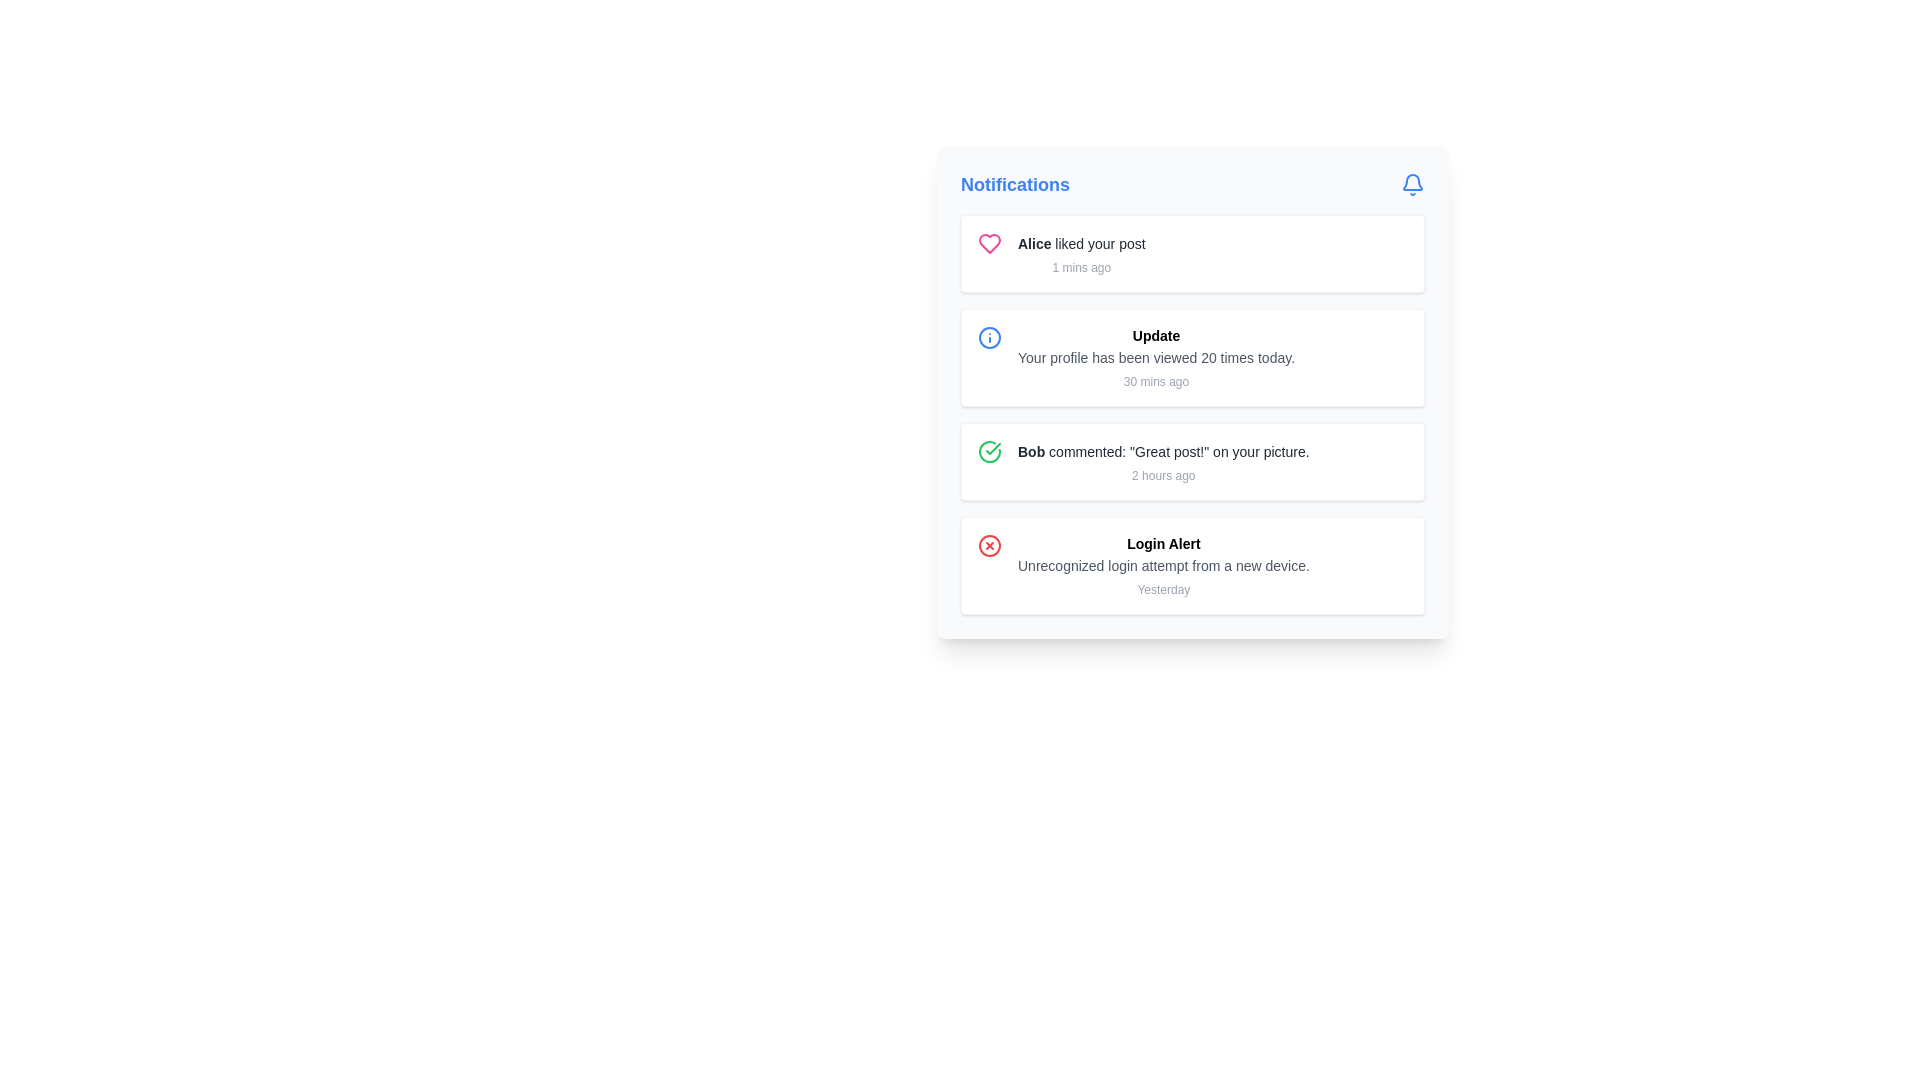  Describe the element at coordinates (1163, 462) in the screenshot. I see `notification message that states 'Bob commented: "Great post!" on your picture.' It is the third notification in the notifications panel, below the 'Update' notification` at that location.